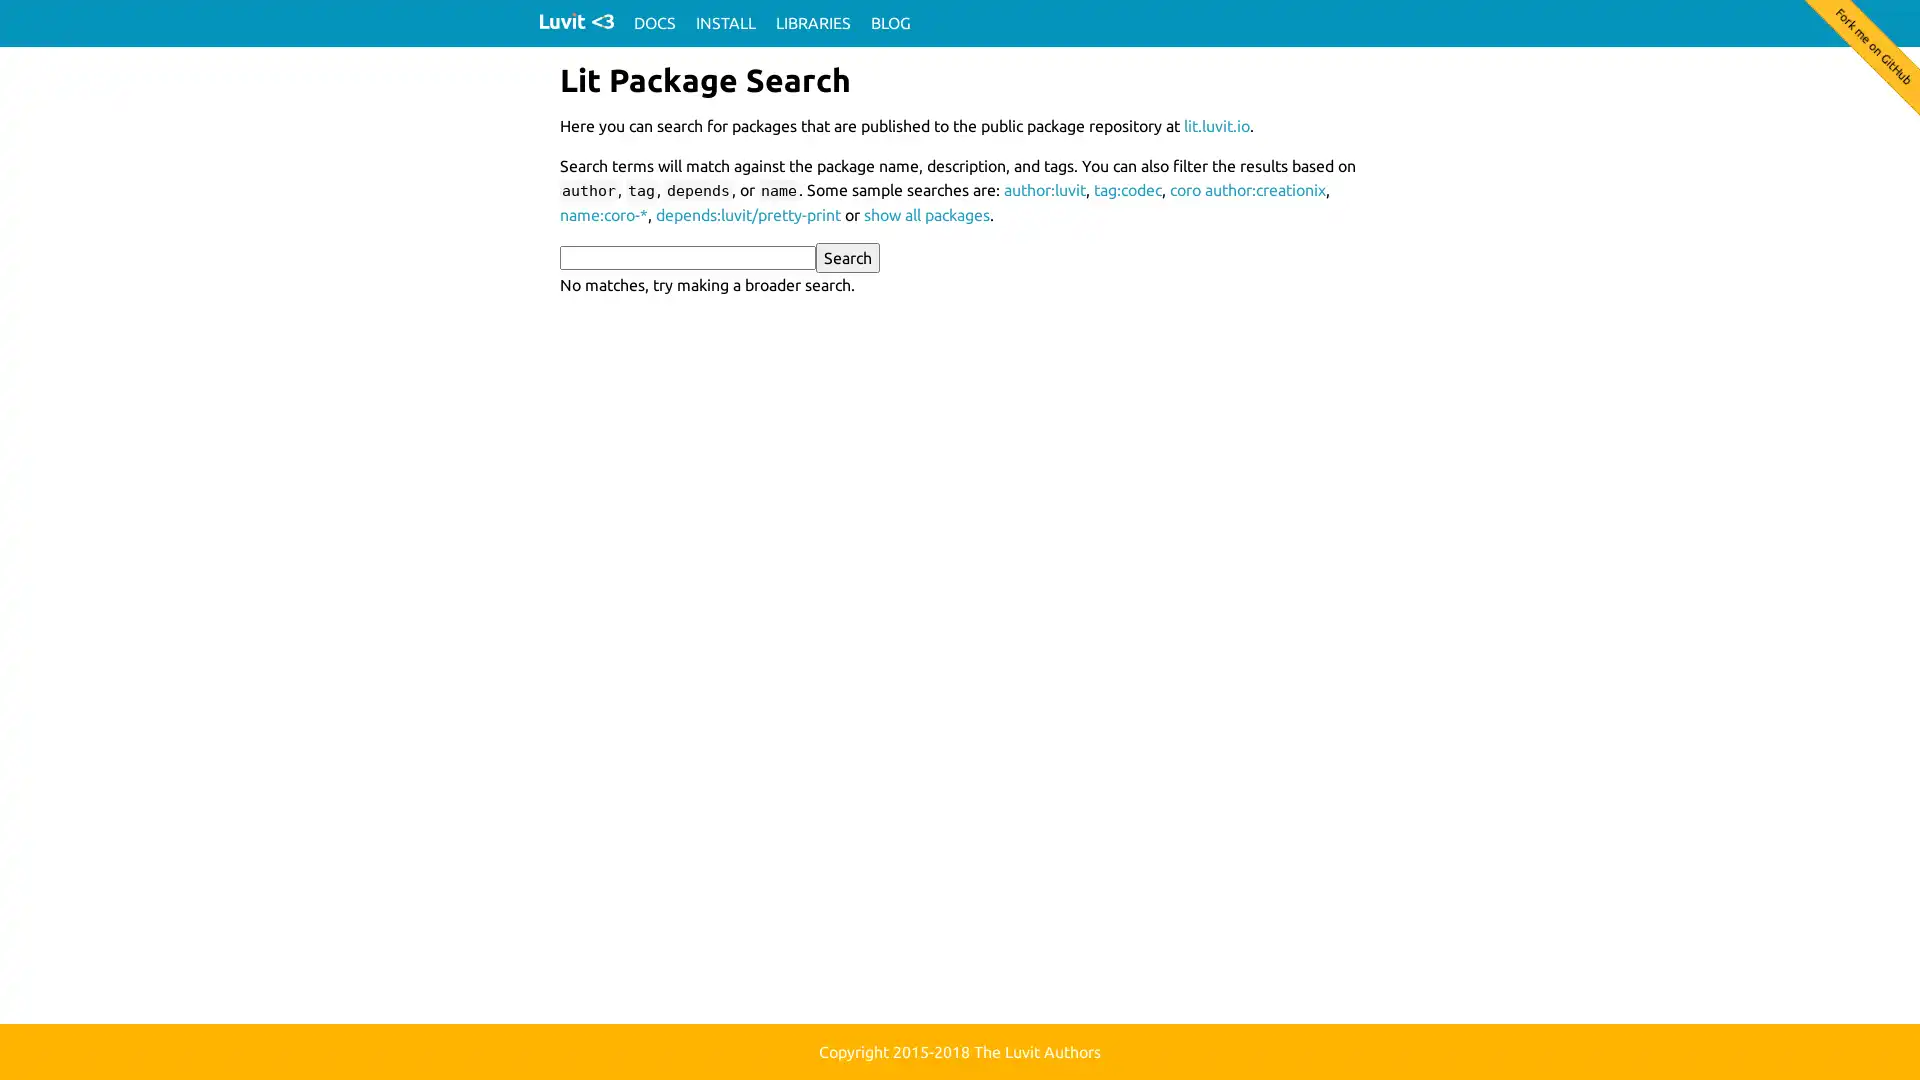 The image size is (1920, 1080). What do you see at coordinates (848, 256) in the screenshot?
I see `Search` at bounding box center [848, 256].